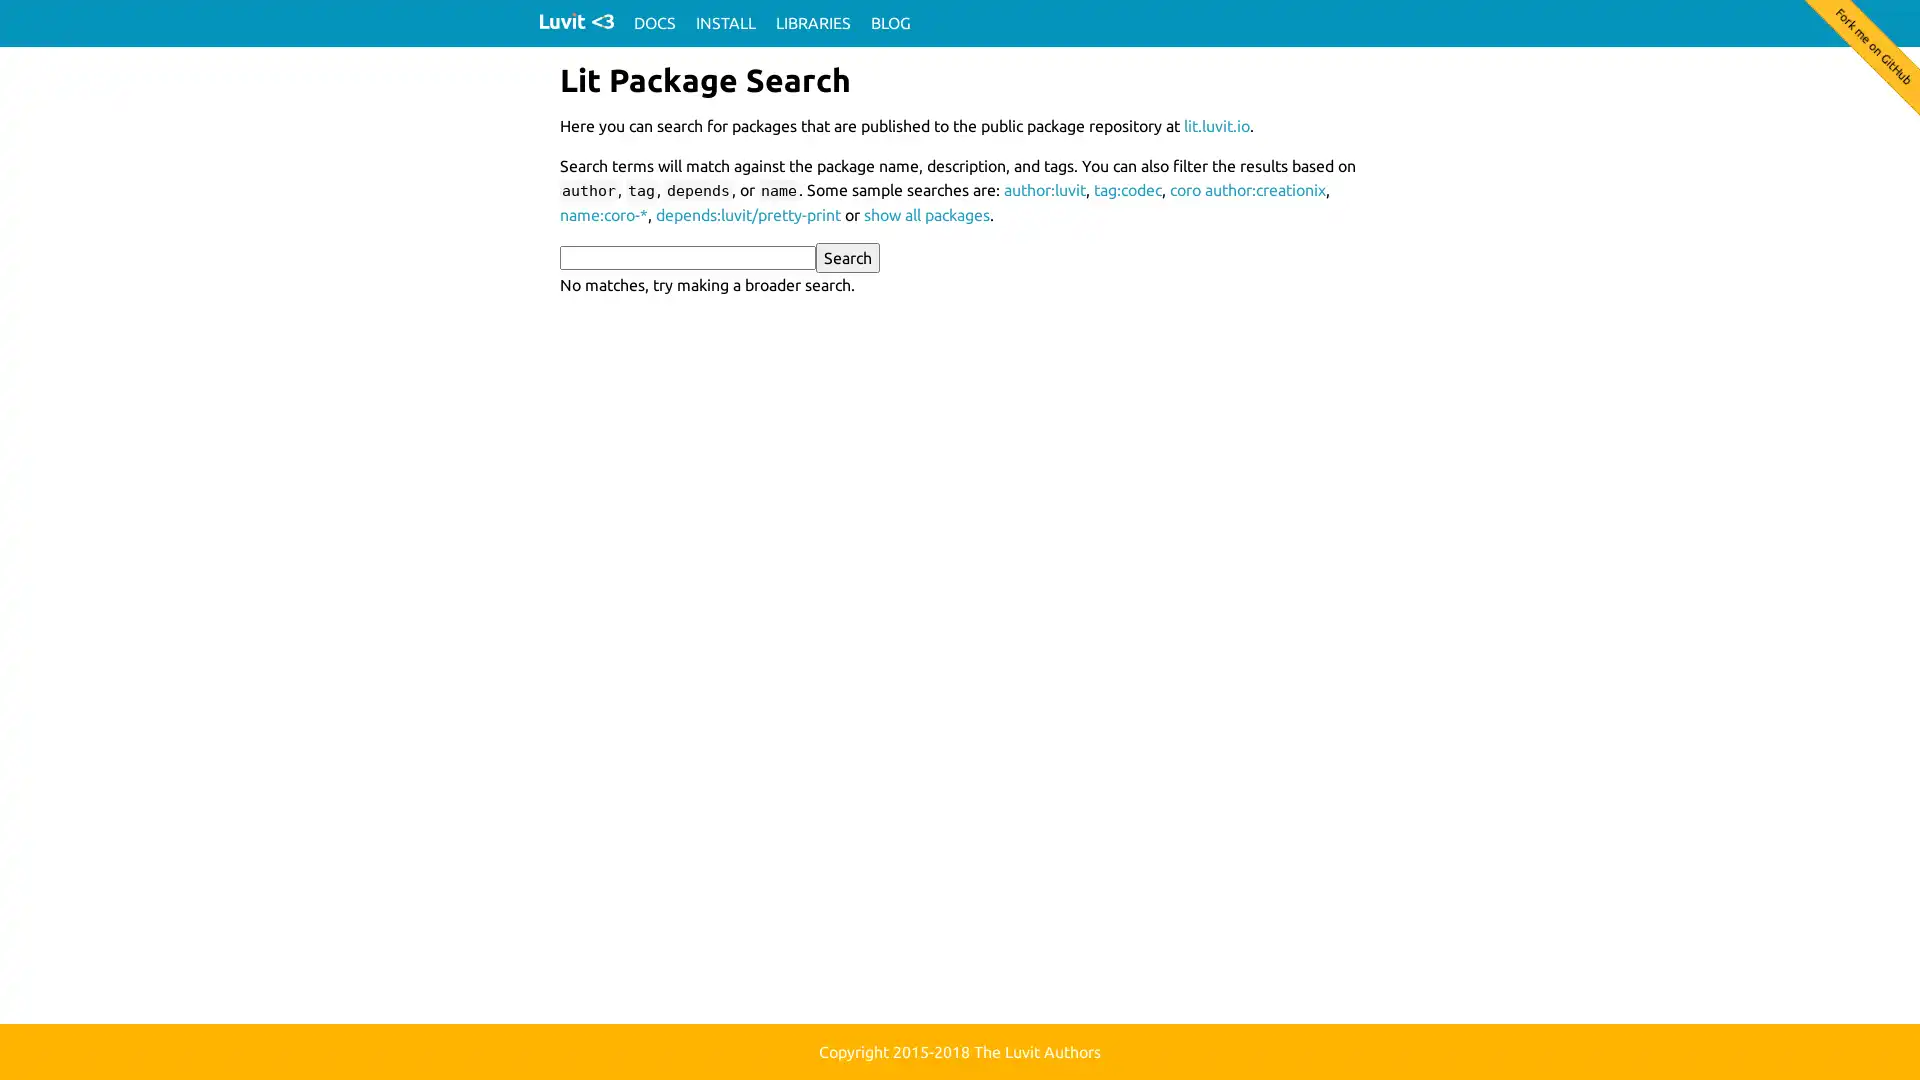 The image size is (1920, 1080). What do you see at coordinates (848, 256) in the screenshot?
I see `Search` at bounding box center [848, 256].